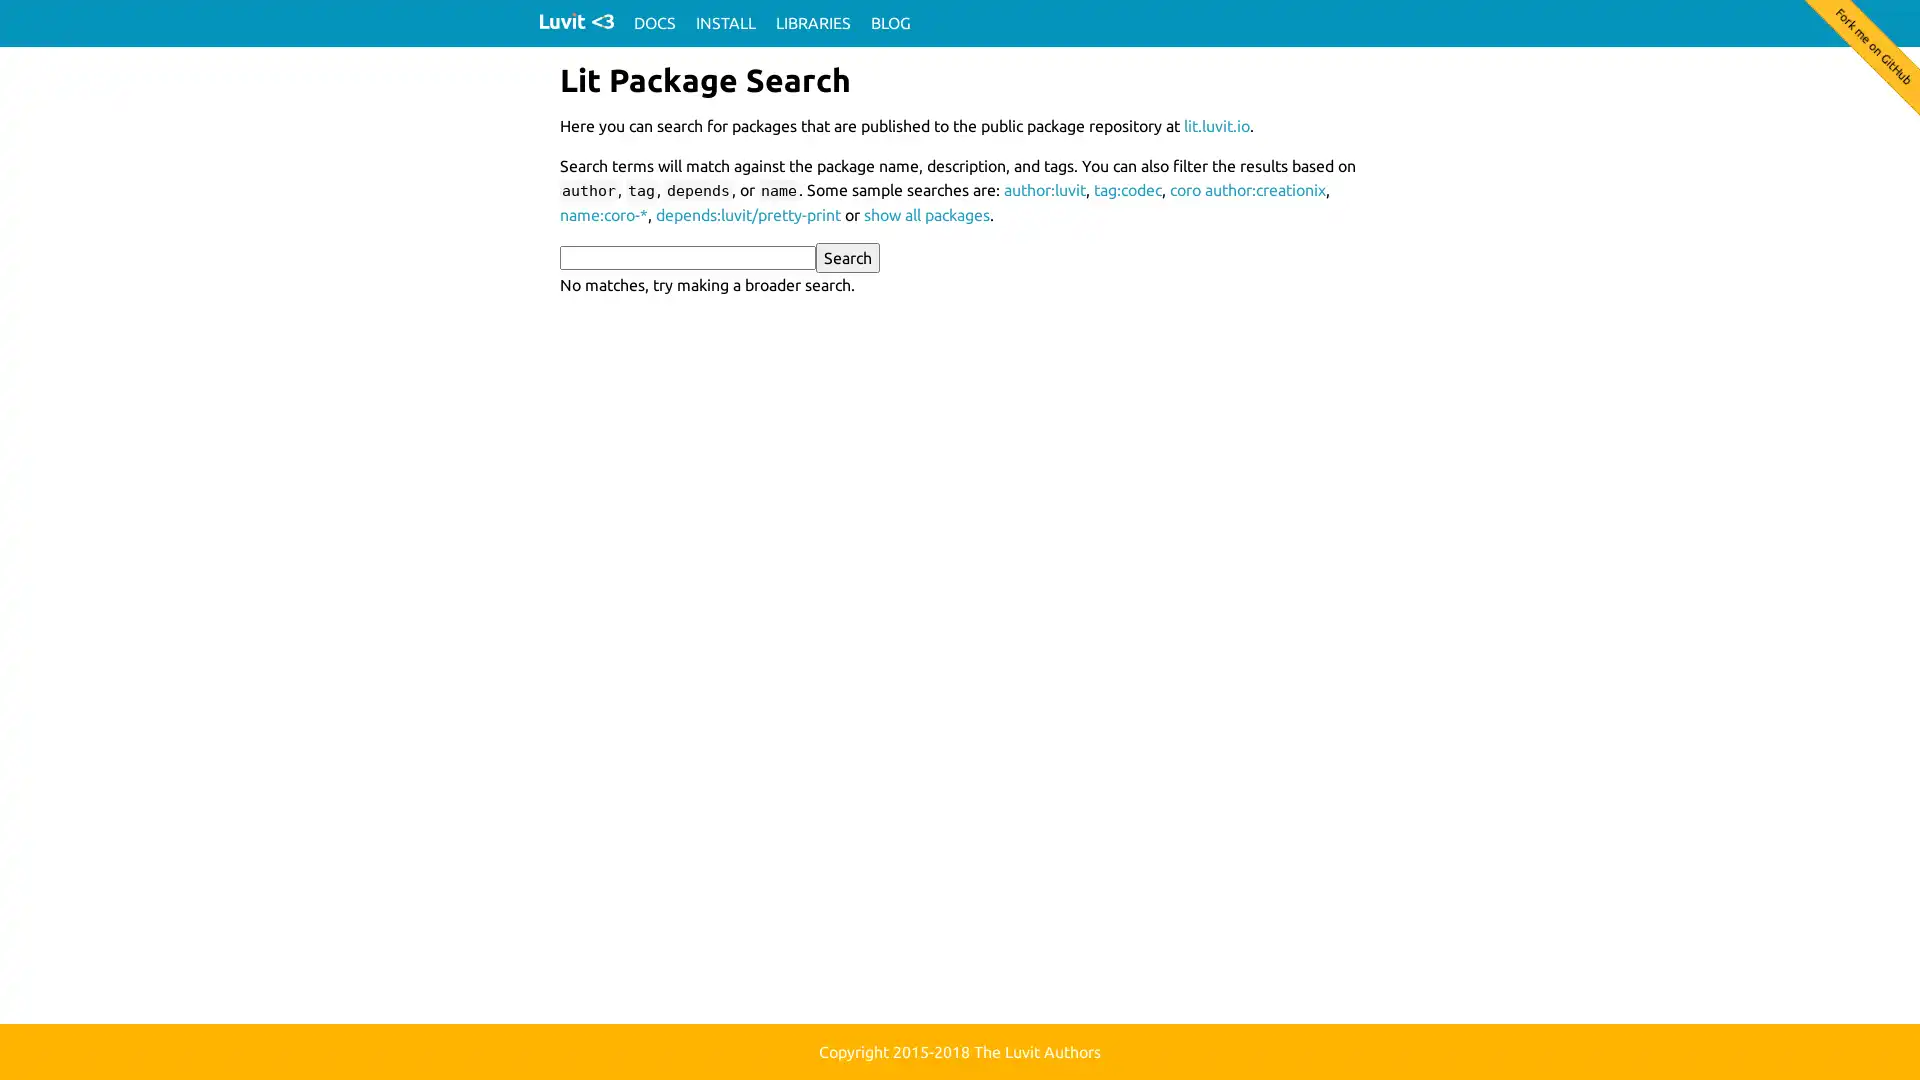 The image size is (1920, 1080). What do you see at coordinates (848, 256) in the screenshot?
I see `Search` at bounding box center [848, 256].